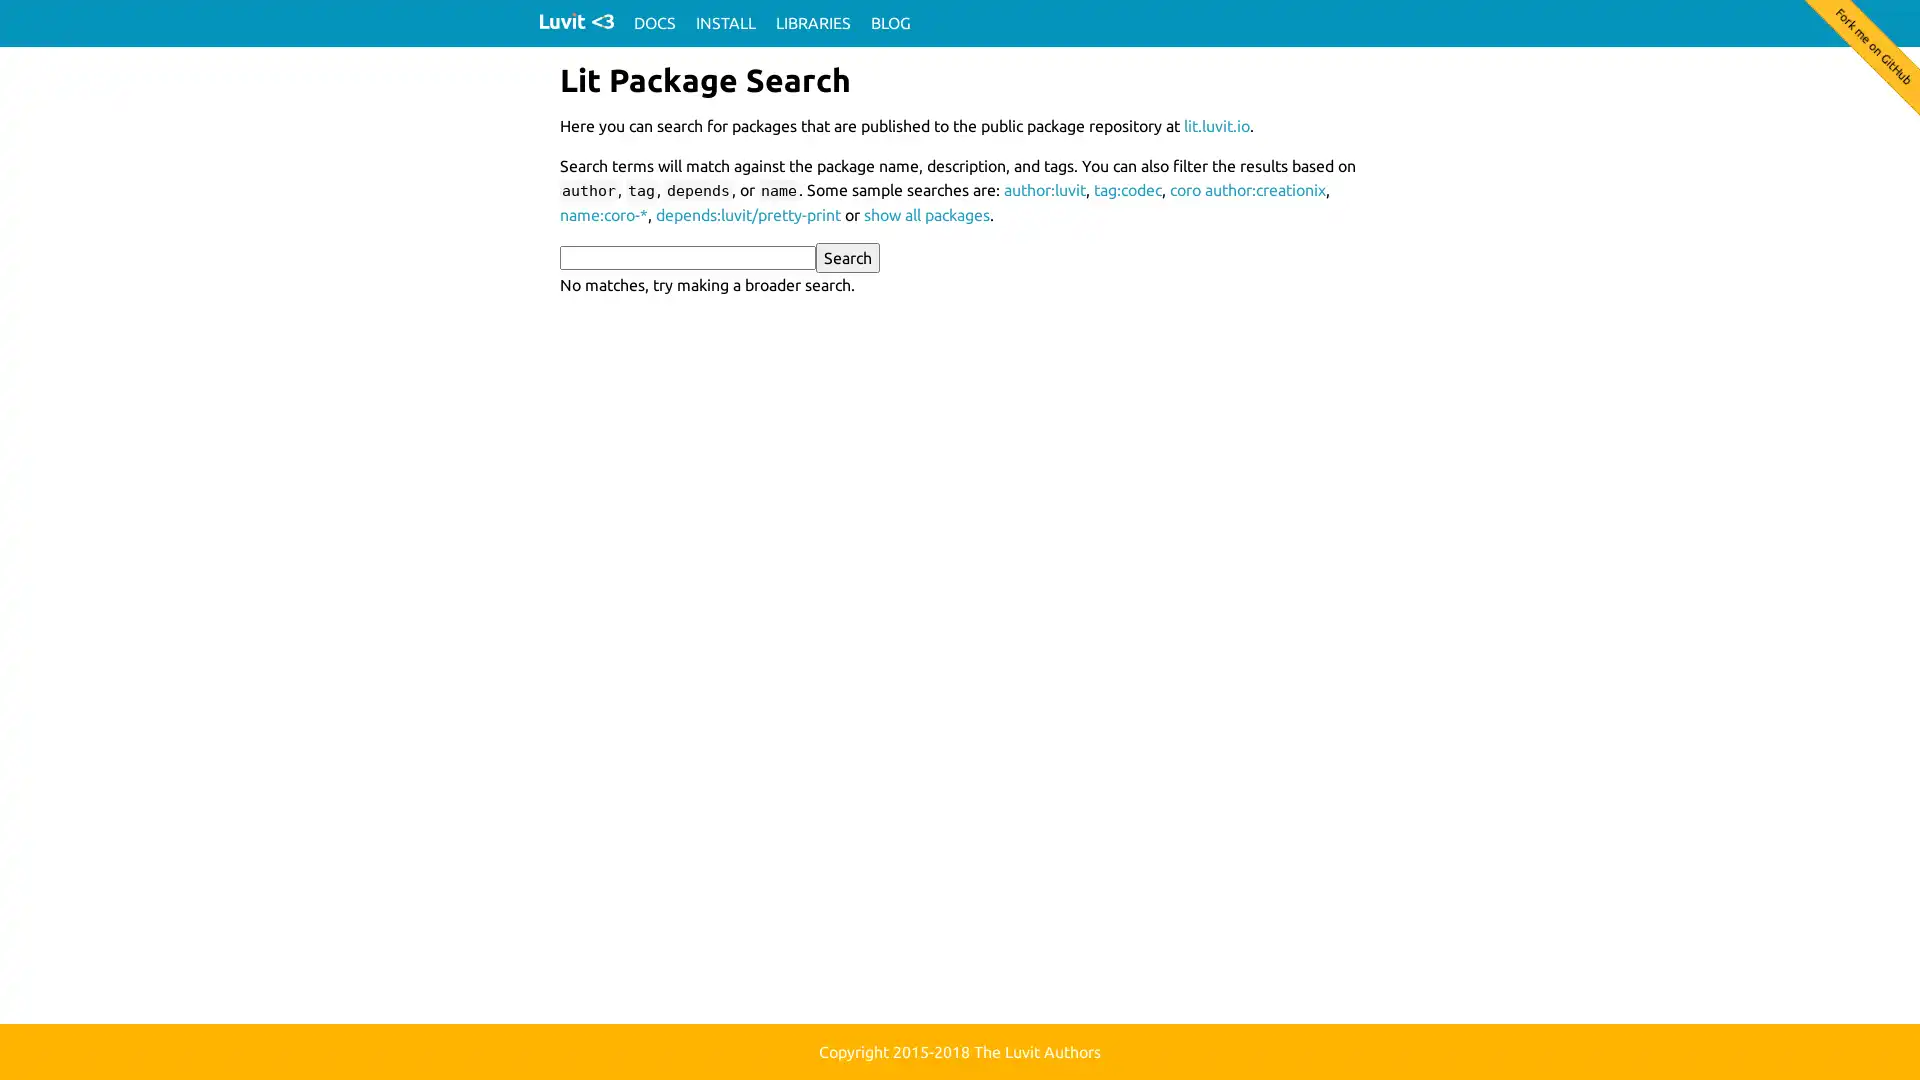 The image size is (1920, 1080). What do you see at coordinates (848, 256) in the screenshot?
I see `Search` at bounding box center [848, 256].